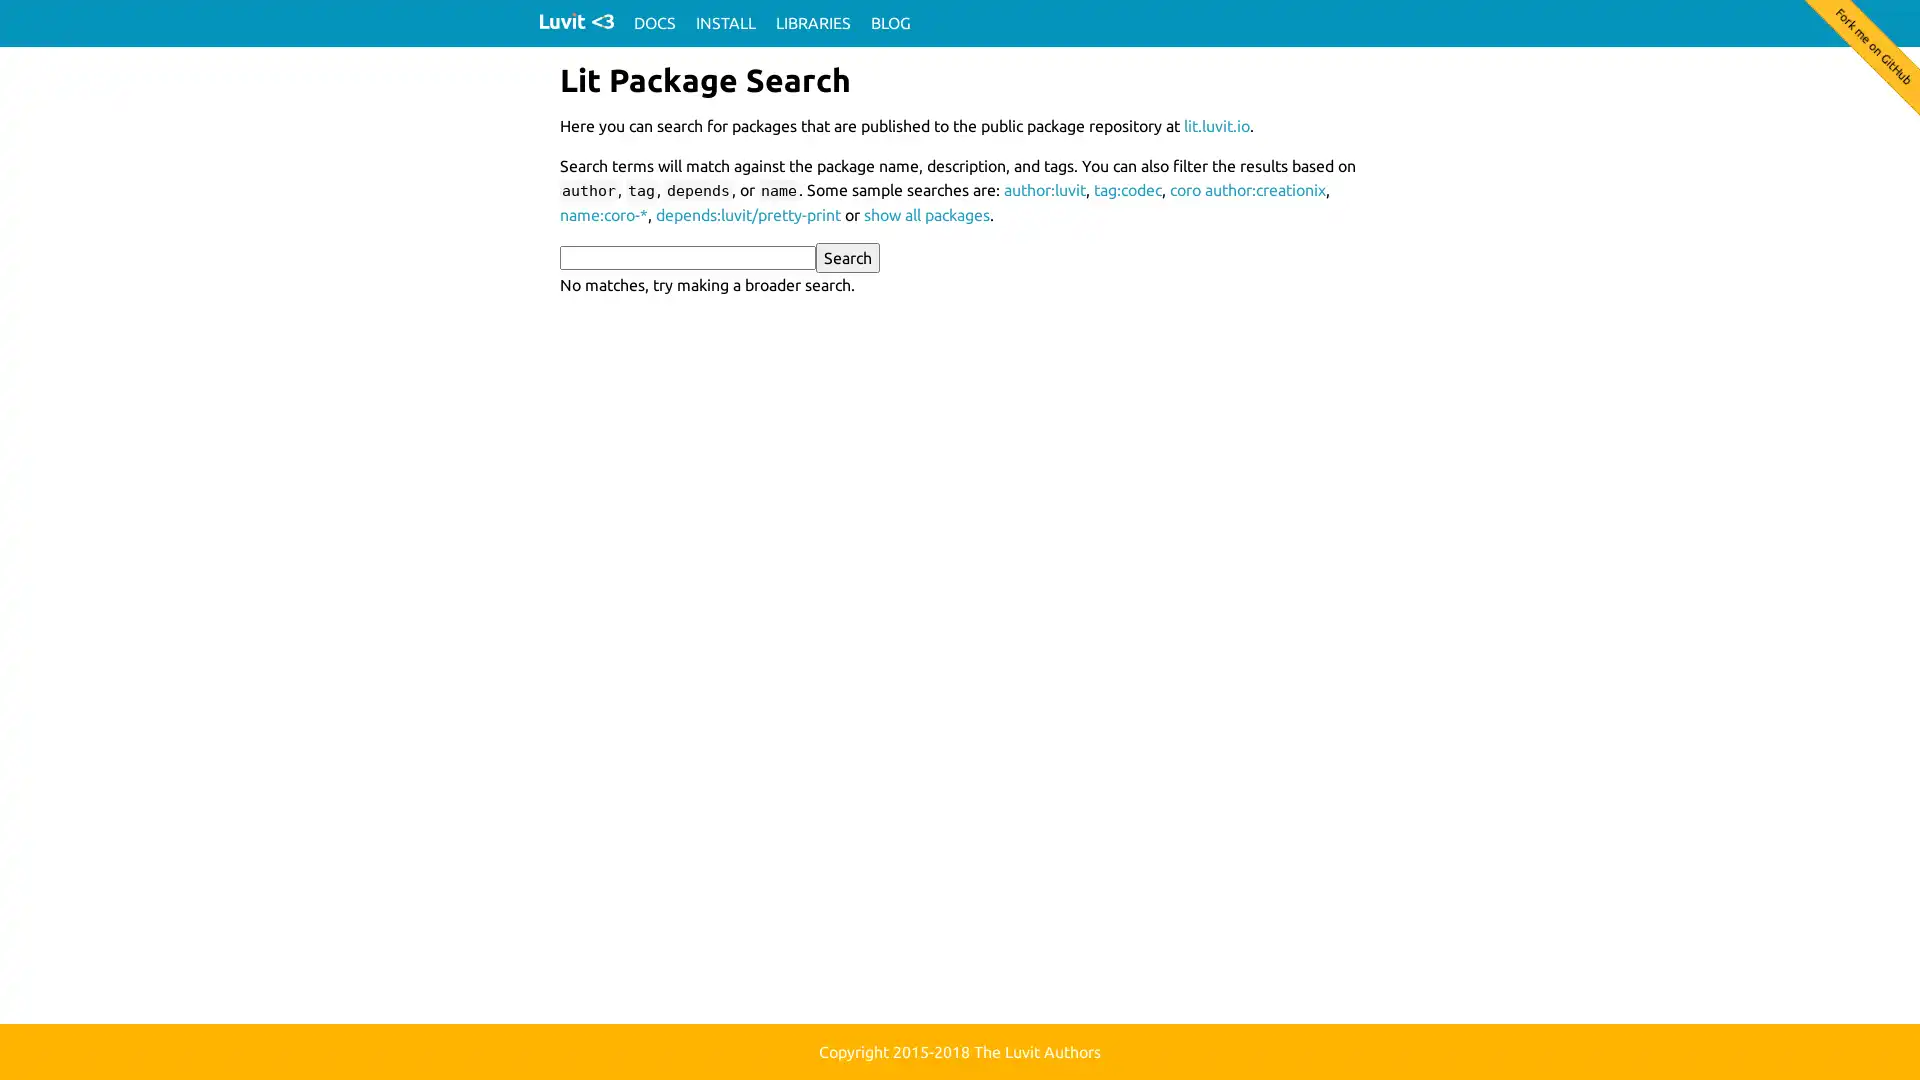 The image size is (1920, 1080). What do you see at coordinates (848, 256) in the screenshot?
I see `Search` at bounding box center [848, 256].